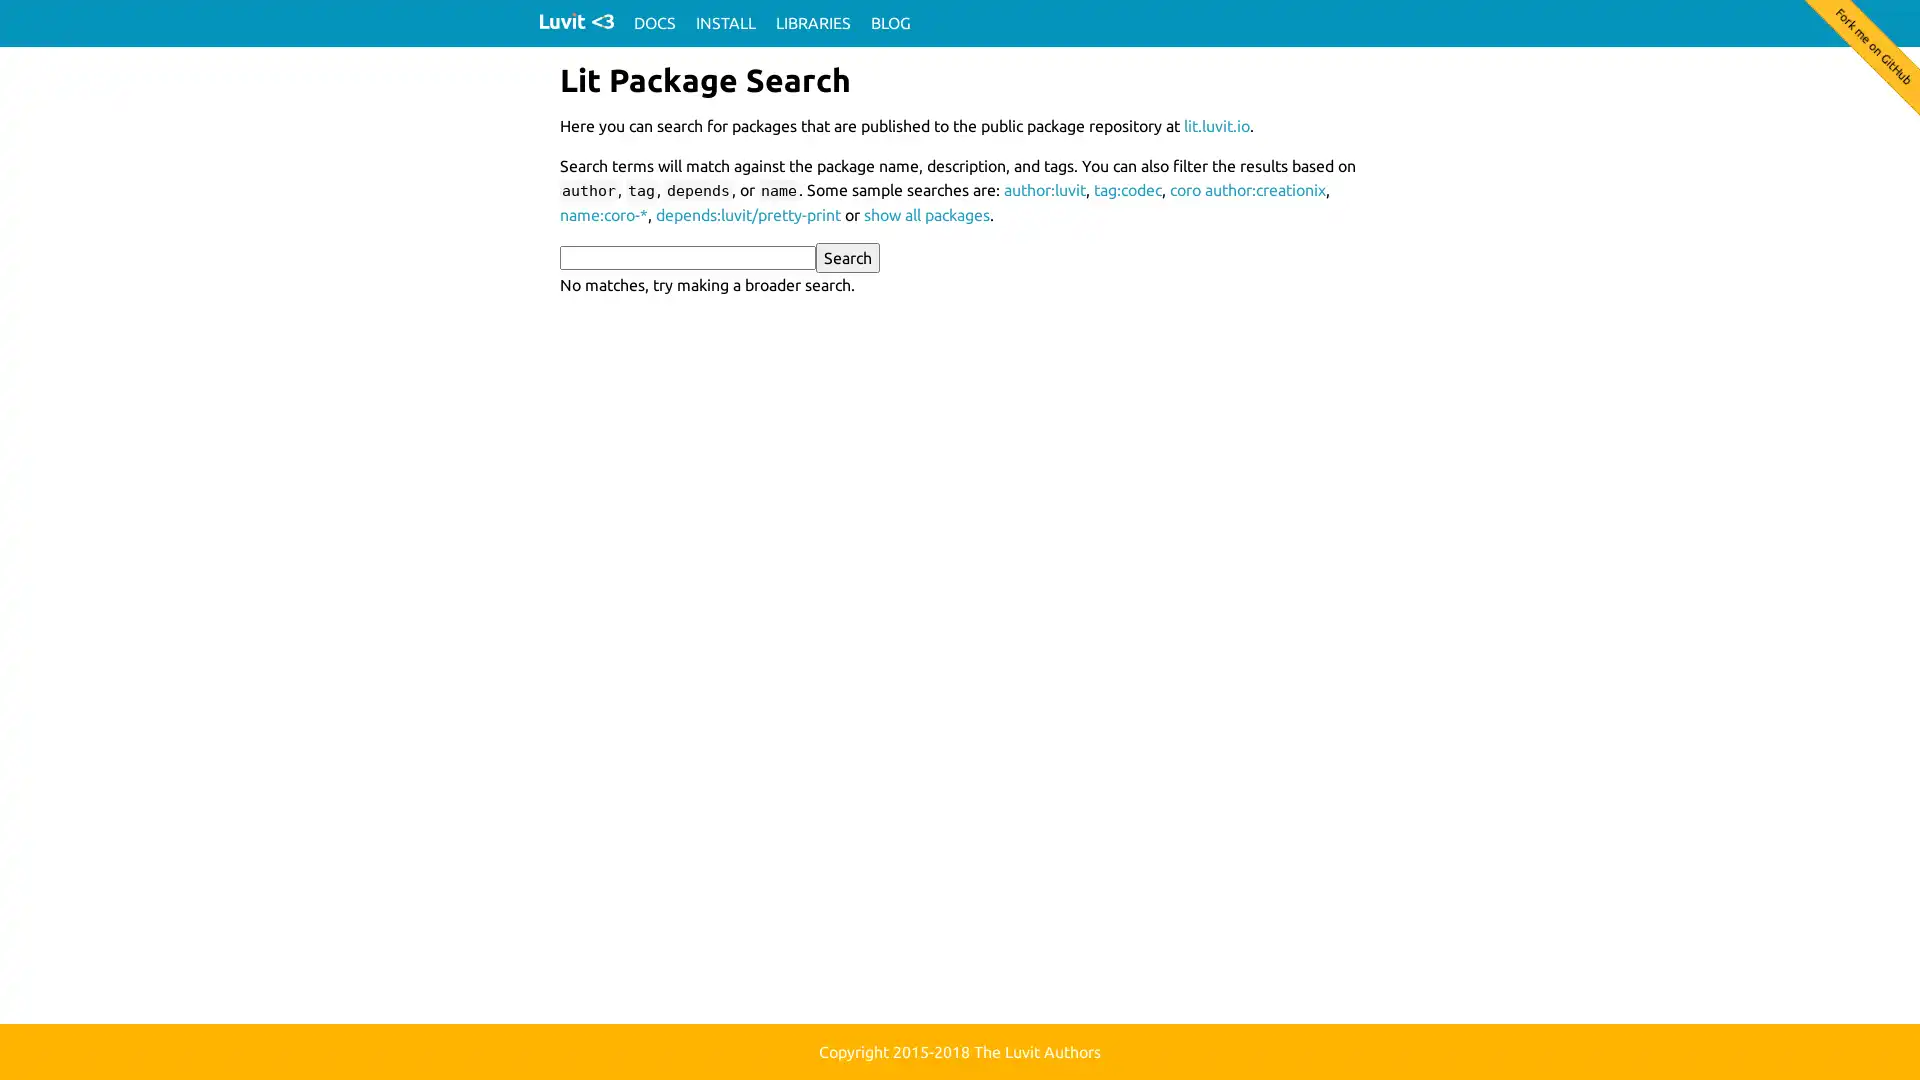 The image size is (1920, 1080). What do you see at coordinates (848, 256) in the screenshot?
I see `Search` at bounding box center [848, 256].